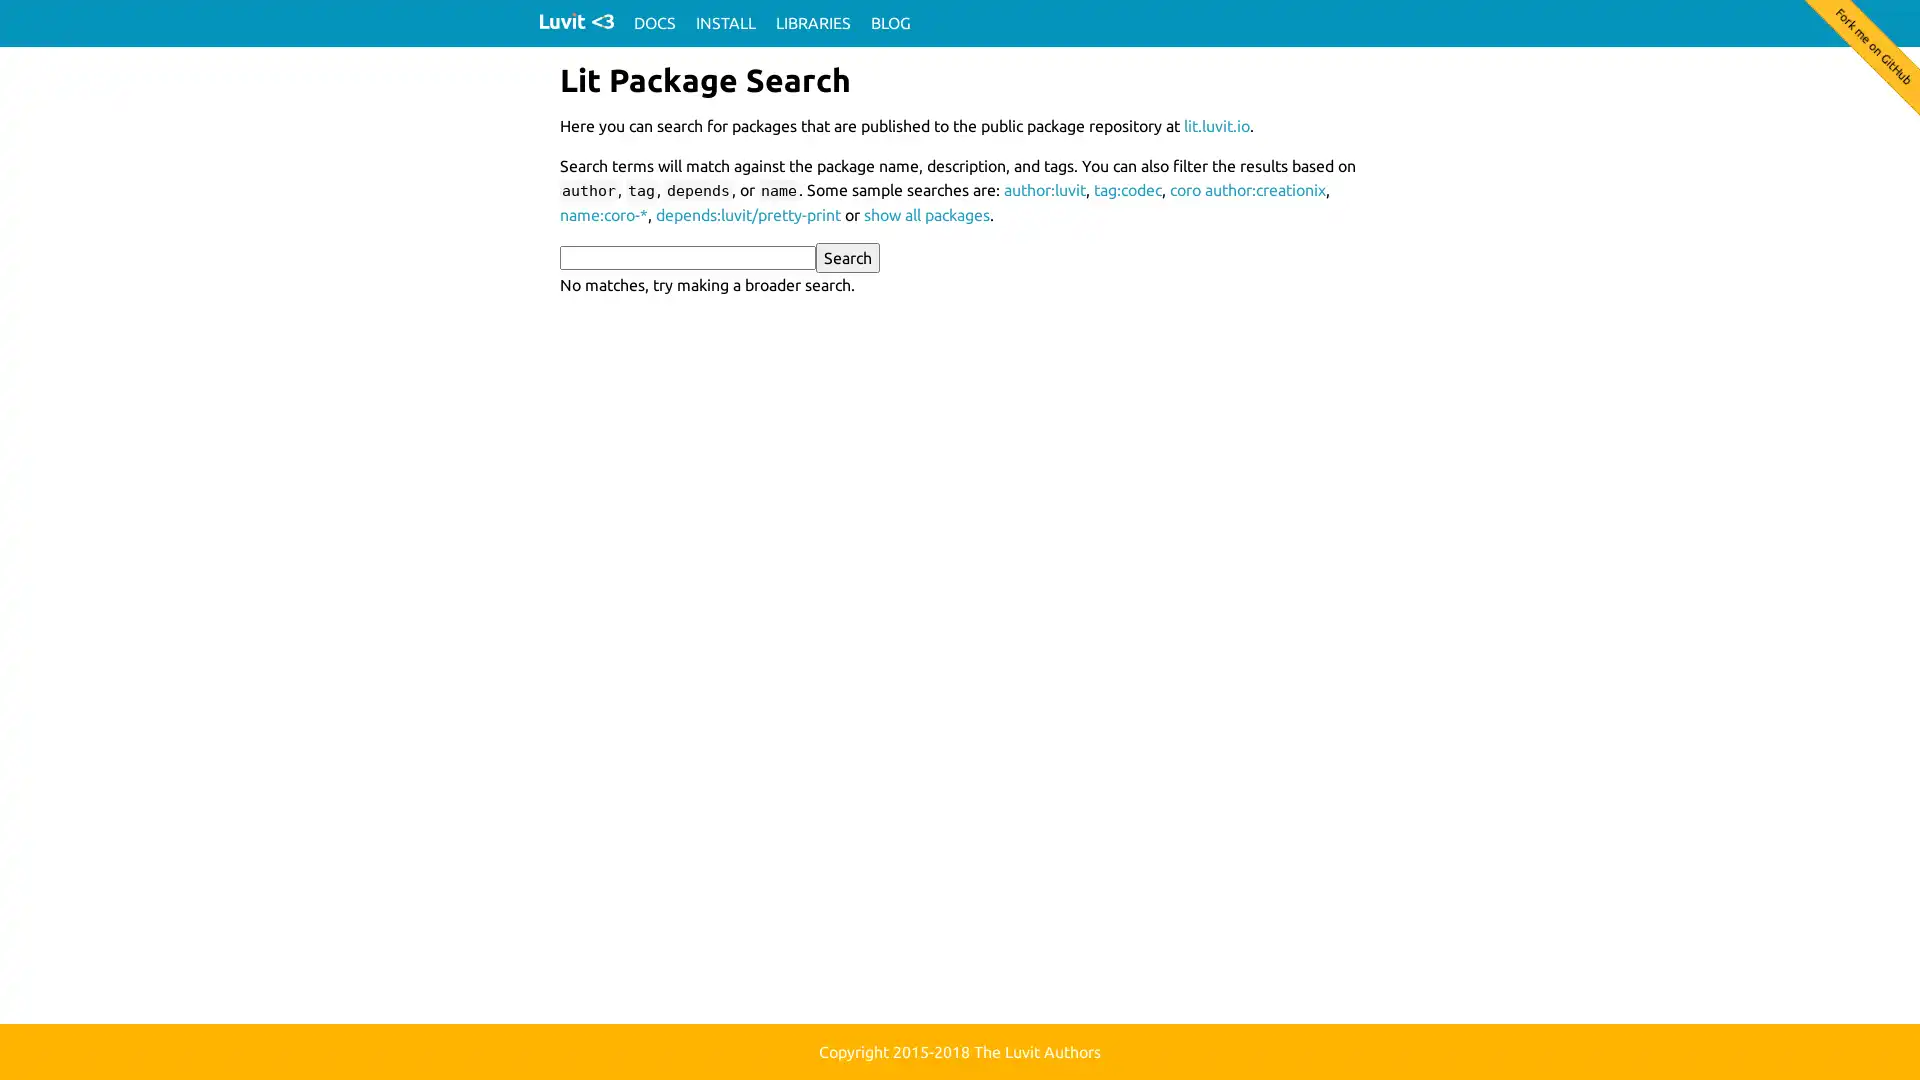 The image size is (1920, 1080). What do you see at coordinates (848, 256) in the screenshot?
I see `Search` at bounding box center [848, 256].